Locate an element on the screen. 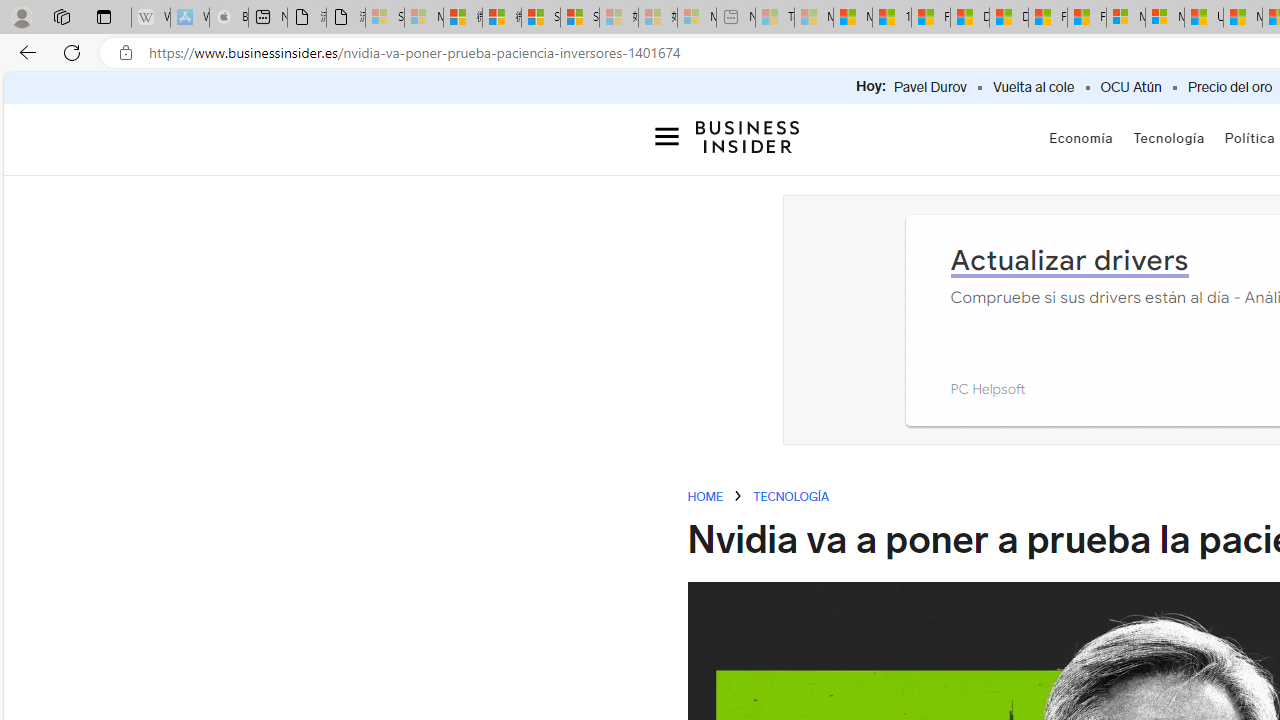 This screenshot has width=1280, height=720. 'Drinking tea every day is proven to delay biological aging' is located at coordinates (1008, 17).